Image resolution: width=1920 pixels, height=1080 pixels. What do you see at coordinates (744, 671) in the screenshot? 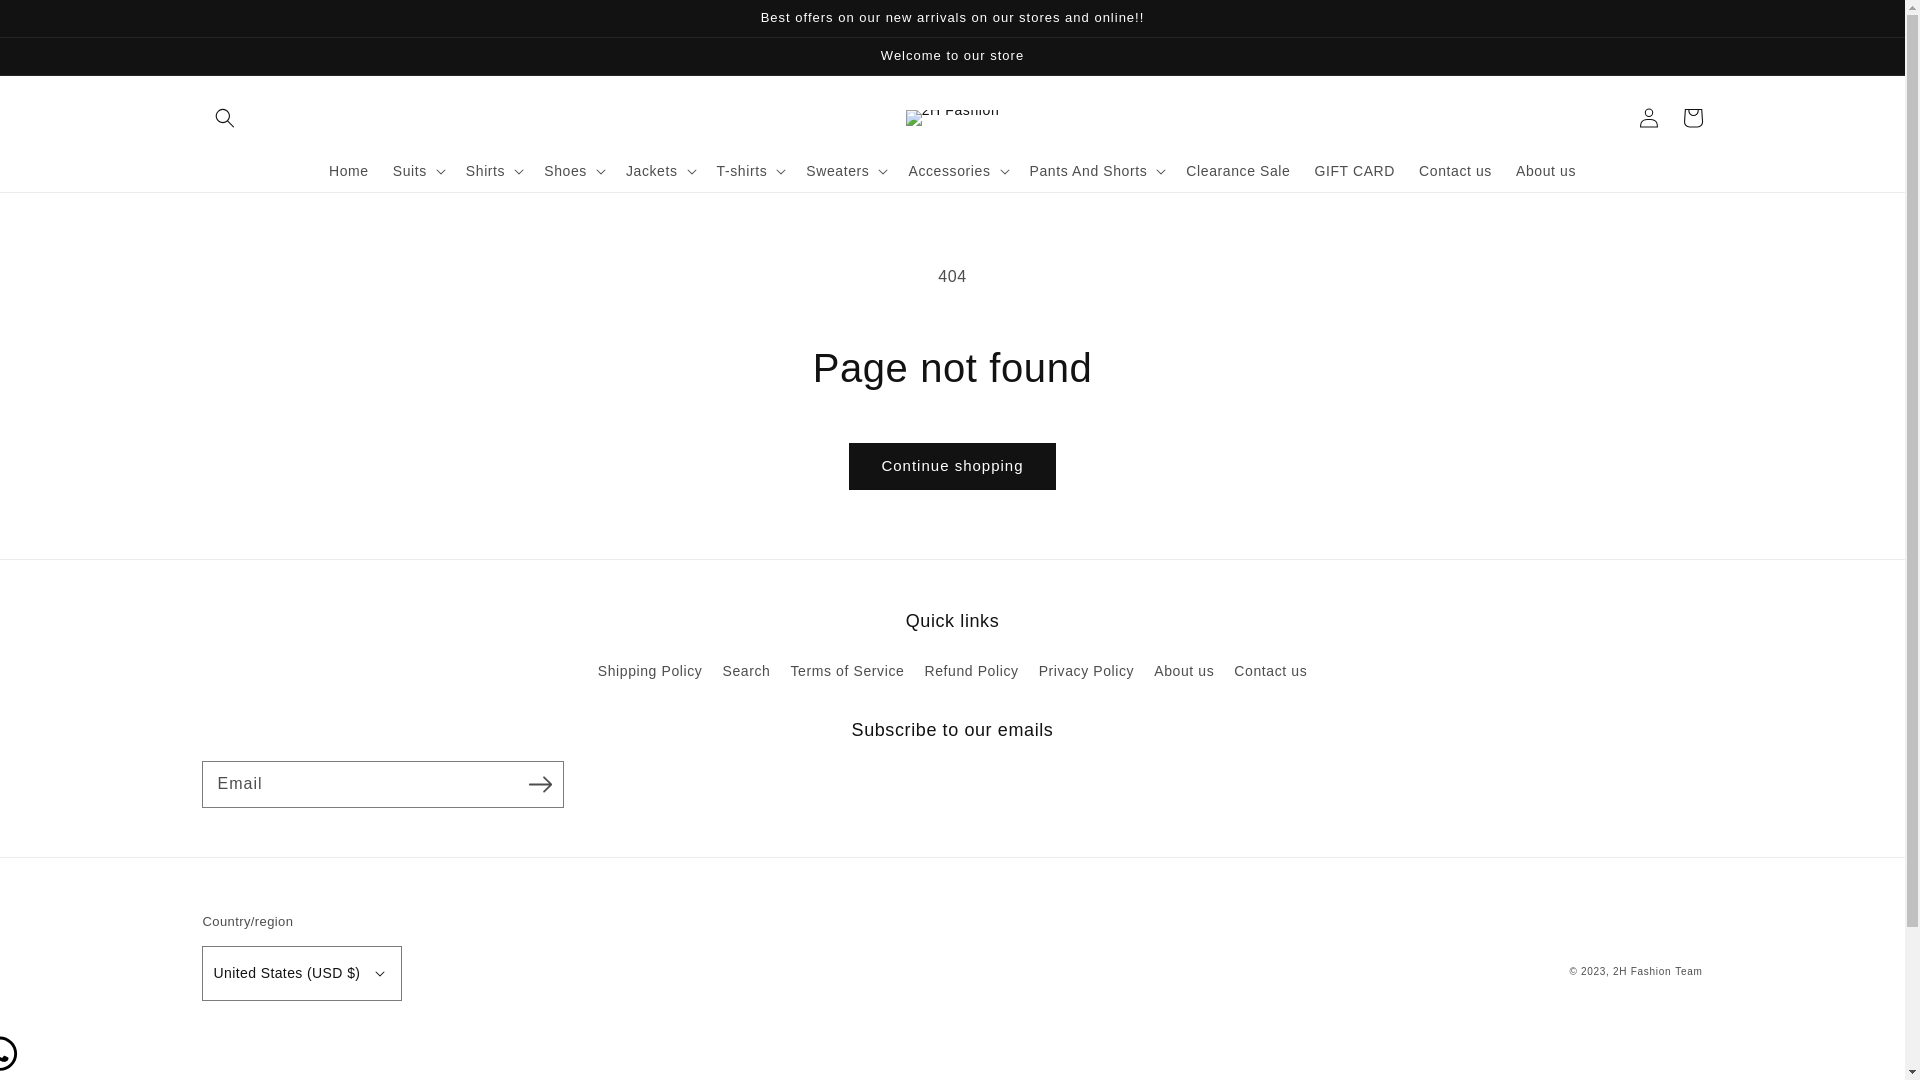
I see `'Search'` at bounding box center [744, 671].